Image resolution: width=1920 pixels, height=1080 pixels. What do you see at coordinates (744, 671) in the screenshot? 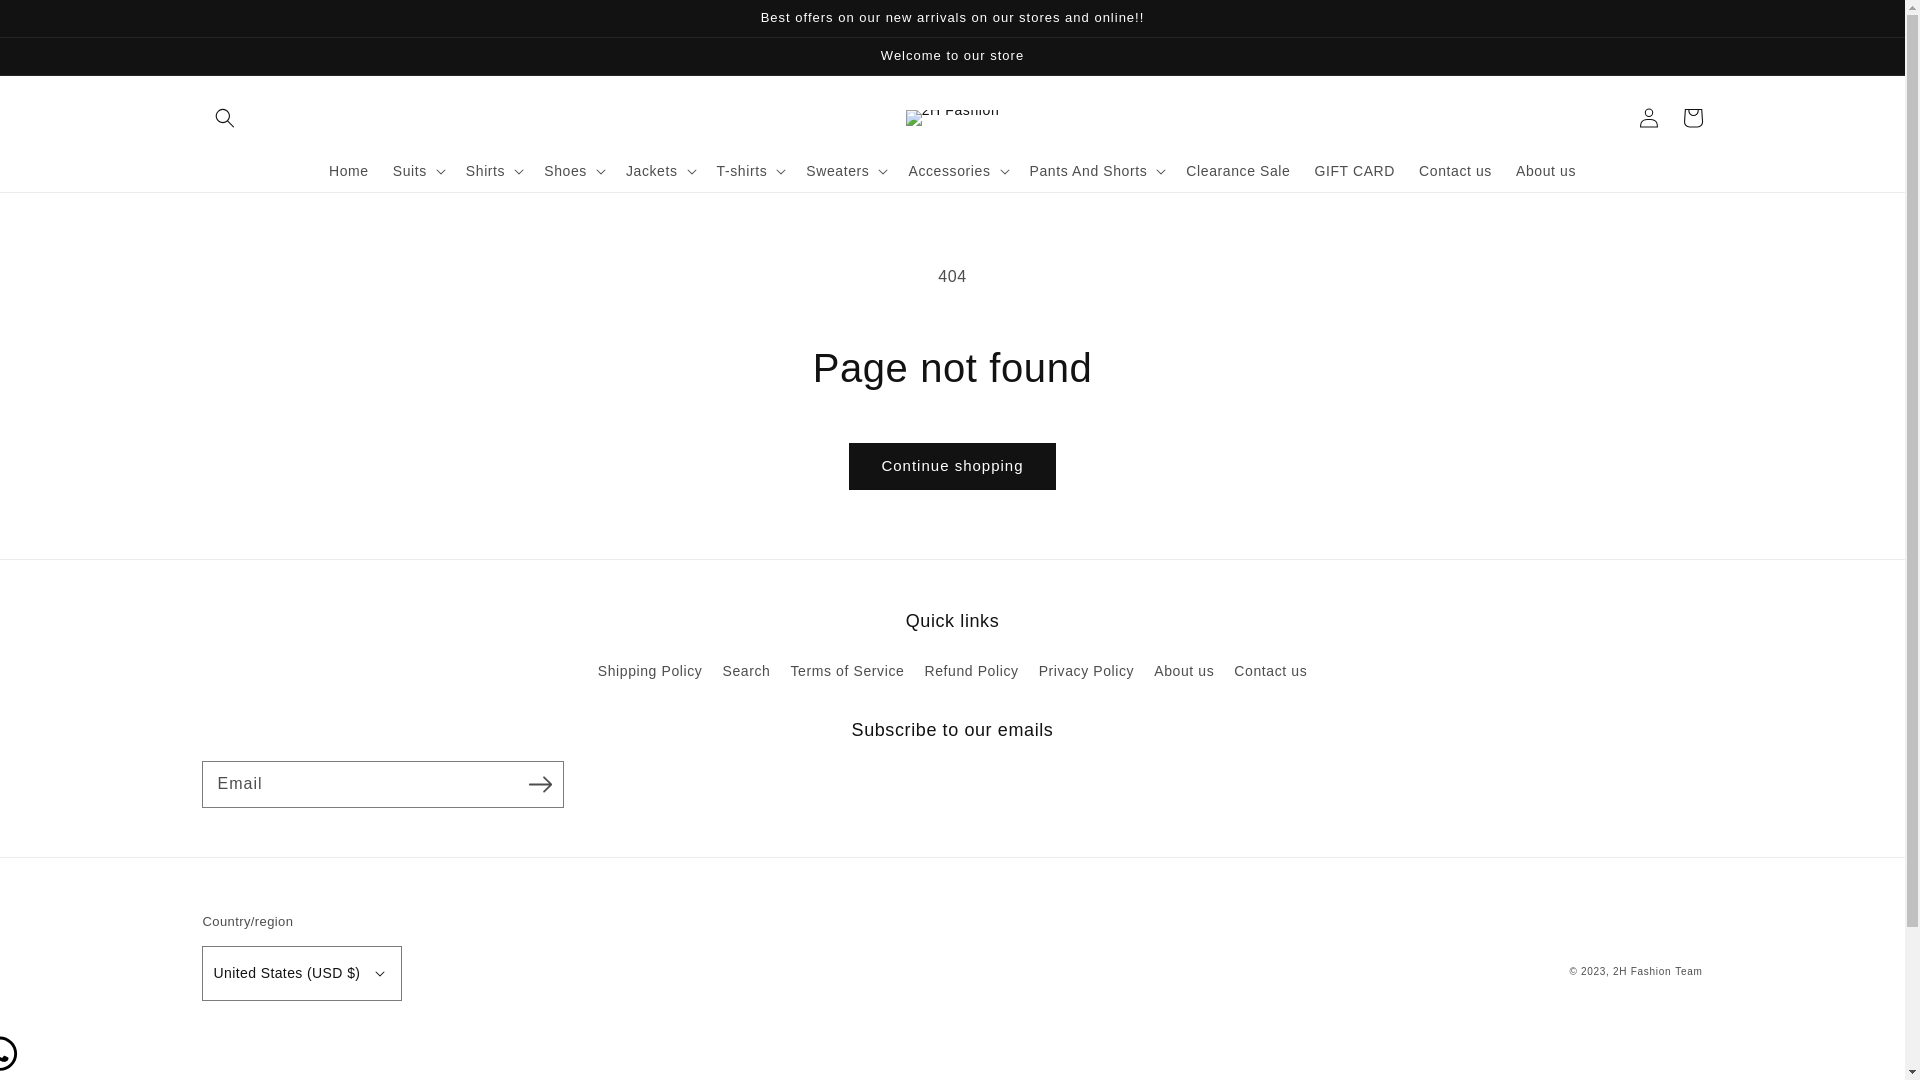
I see `'Search'` at bounding box center [744, 671].